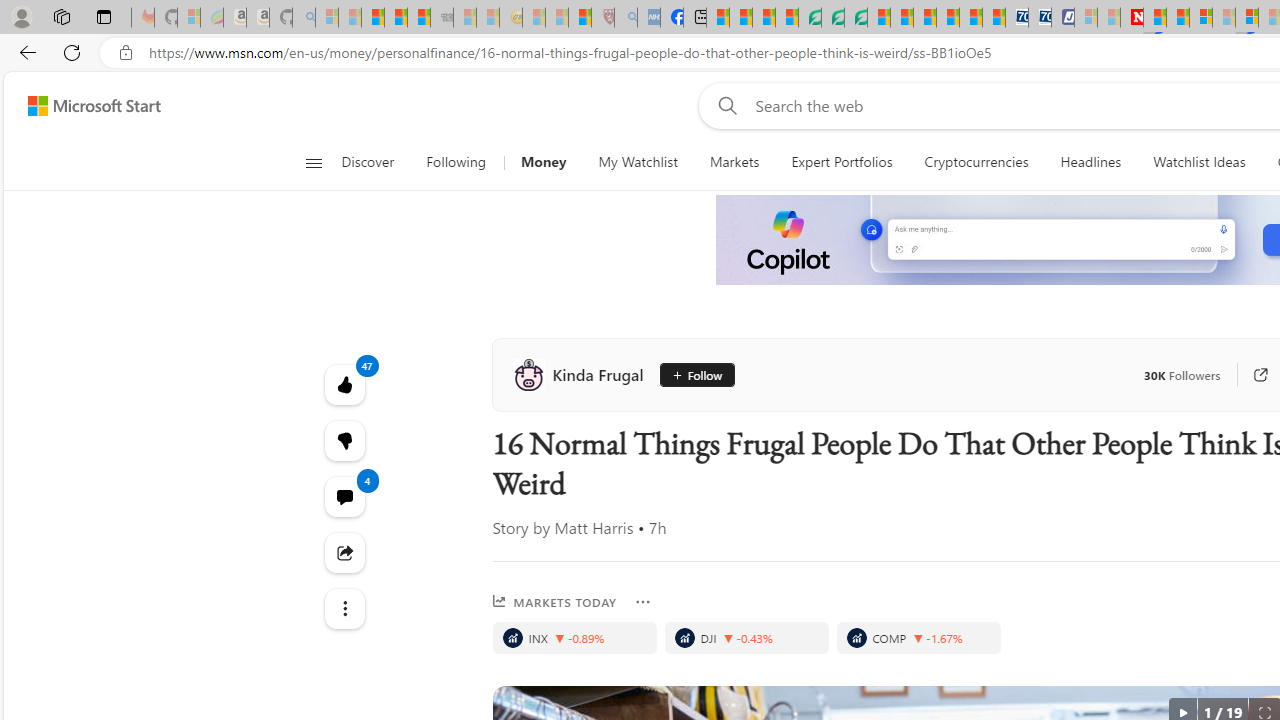 The width and height of the screenshot is (1280, 720). Describe the element at coordinates (312, 162) in the screenshot. I see `'Class: button-glyph'` at that location.